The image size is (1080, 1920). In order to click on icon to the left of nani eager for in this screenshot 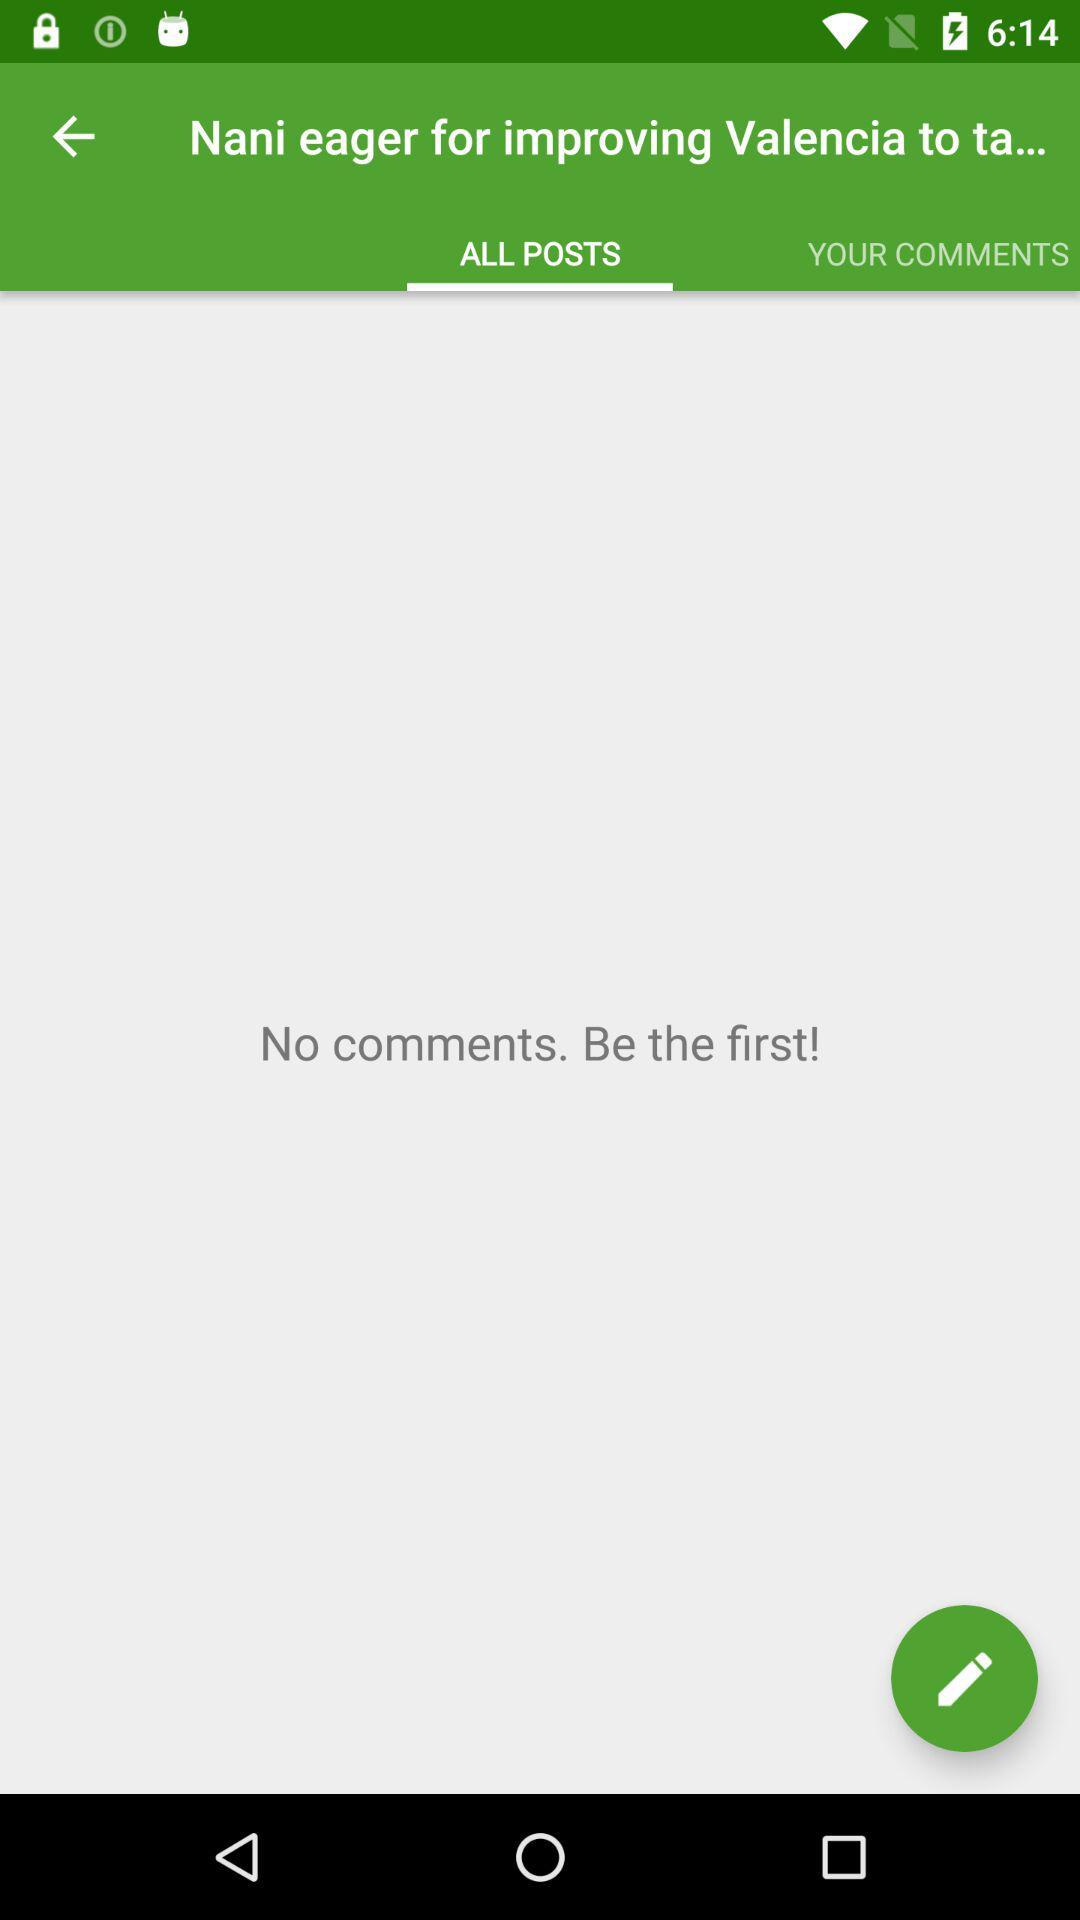, I will do `click(72, 135)`.